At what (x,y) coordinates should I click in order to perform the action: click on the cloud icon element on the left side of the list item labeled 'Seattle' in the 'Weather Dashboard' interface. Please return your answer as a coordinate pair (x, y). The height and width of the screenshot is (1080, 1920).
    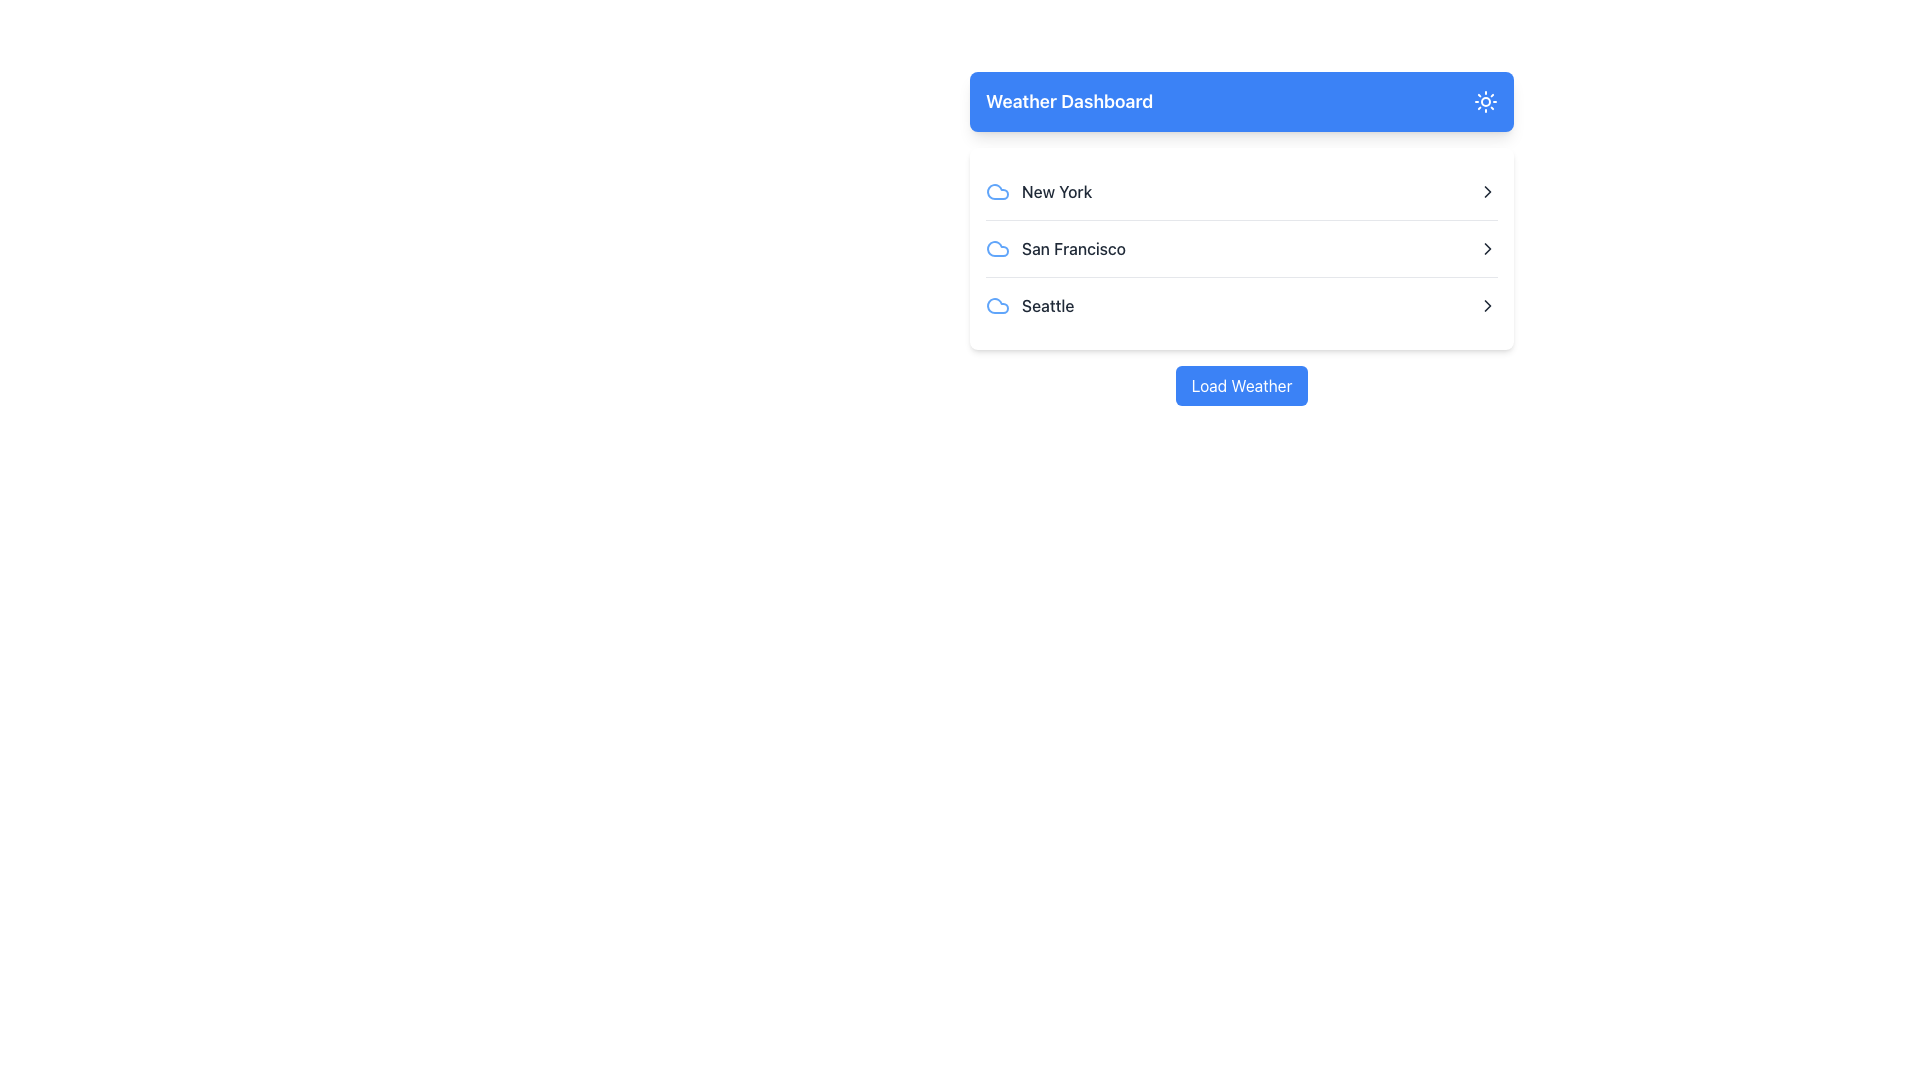
    Looking at the image, I should click on (998, 305).